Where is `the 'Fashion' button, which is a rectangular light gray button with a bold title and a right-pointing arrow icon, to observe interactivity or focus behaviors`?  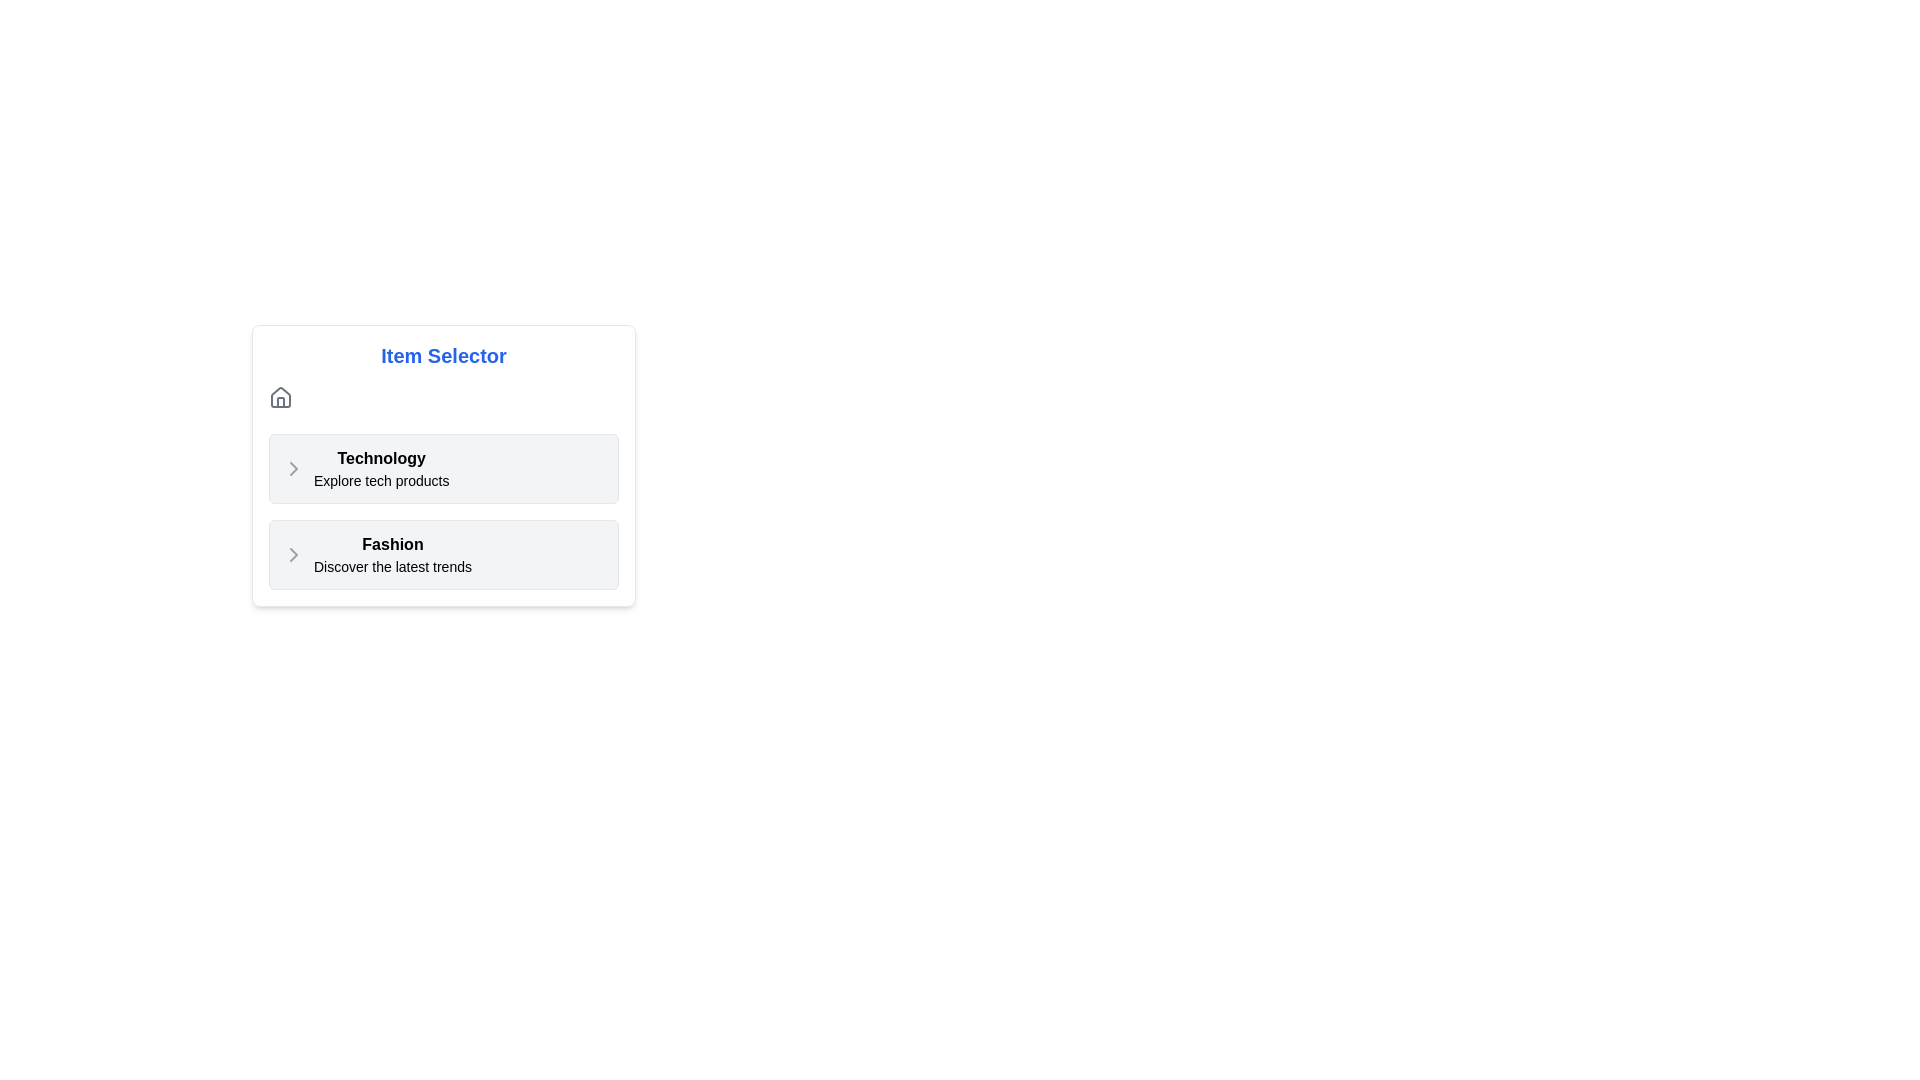
the 'Fashion' button, which is a rectangular light gray button with a bold title and a right-pointing arrow icon, to observe interactivity or focus behaviors is located at coordinates (443, 555).